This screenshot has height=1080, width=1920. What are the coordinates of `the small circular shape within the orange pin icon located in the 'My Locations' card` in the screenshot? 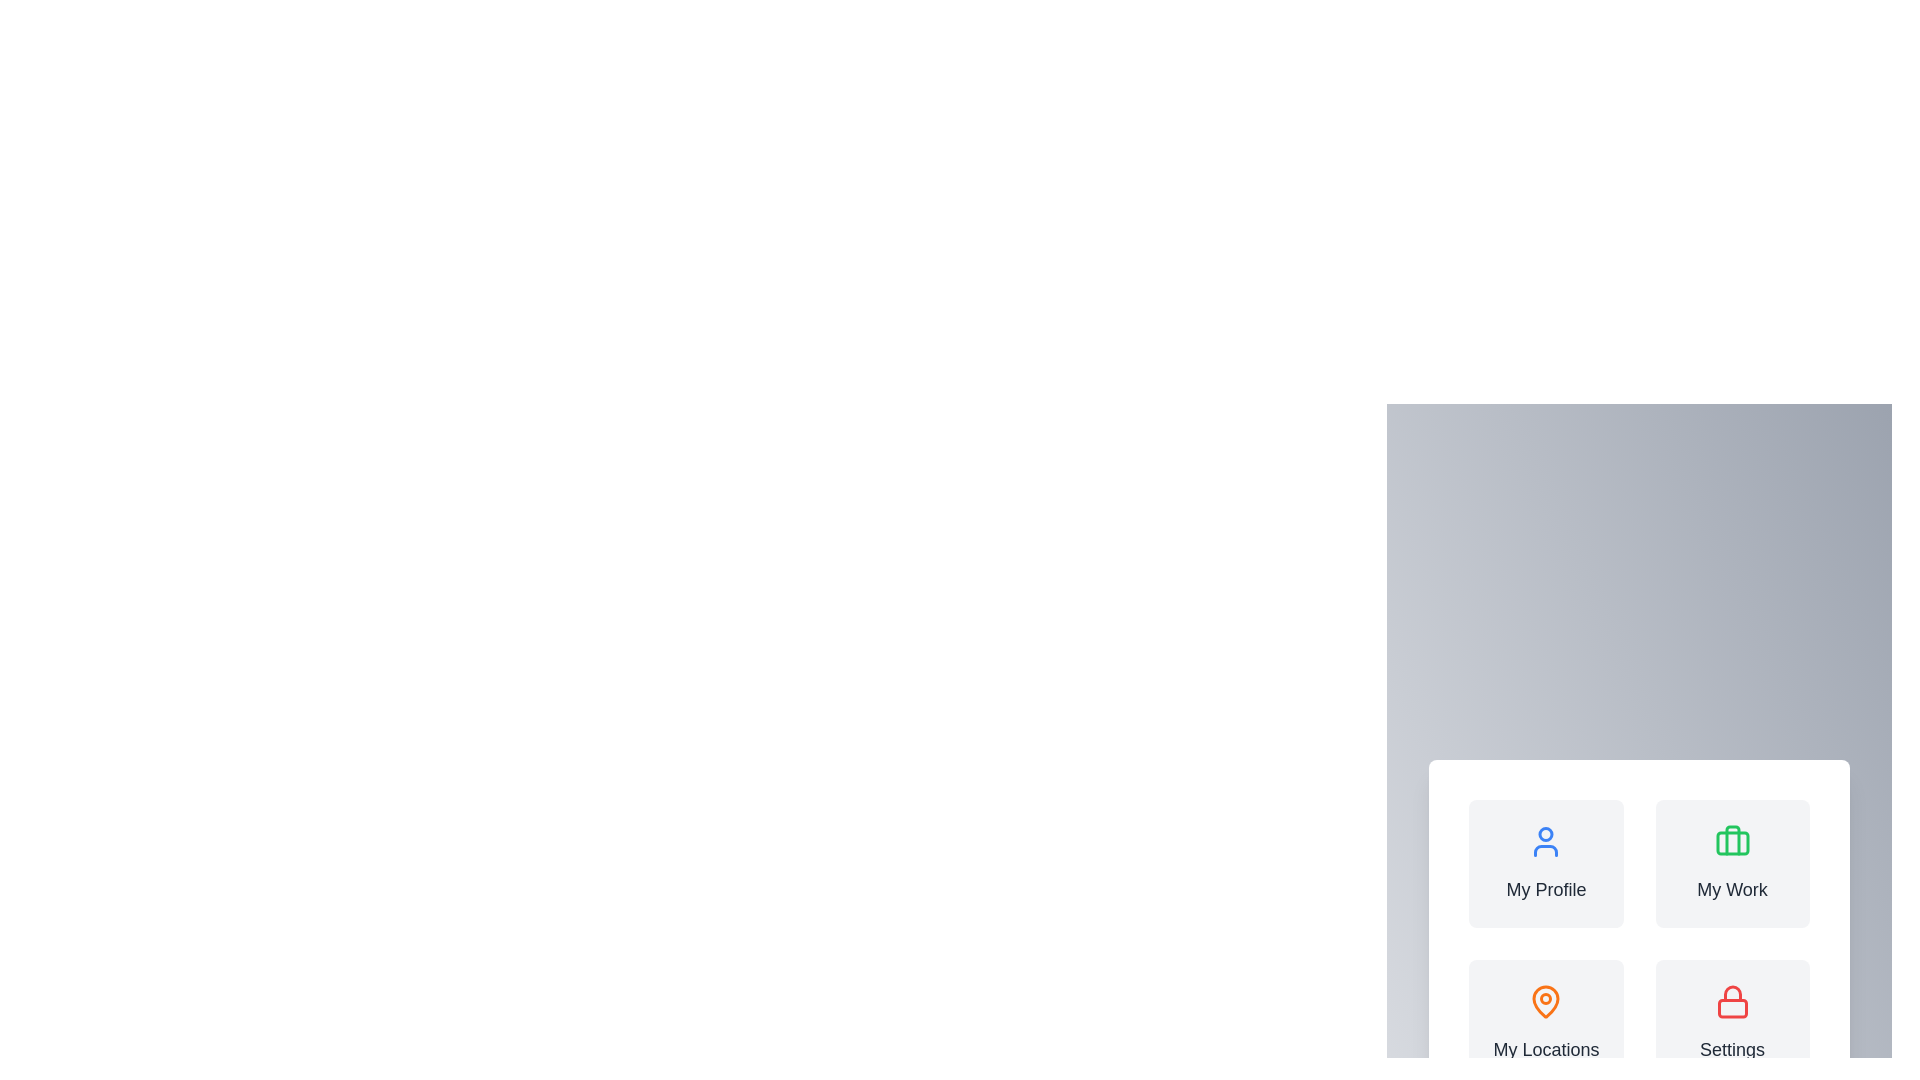 It's located at (1545, 999).